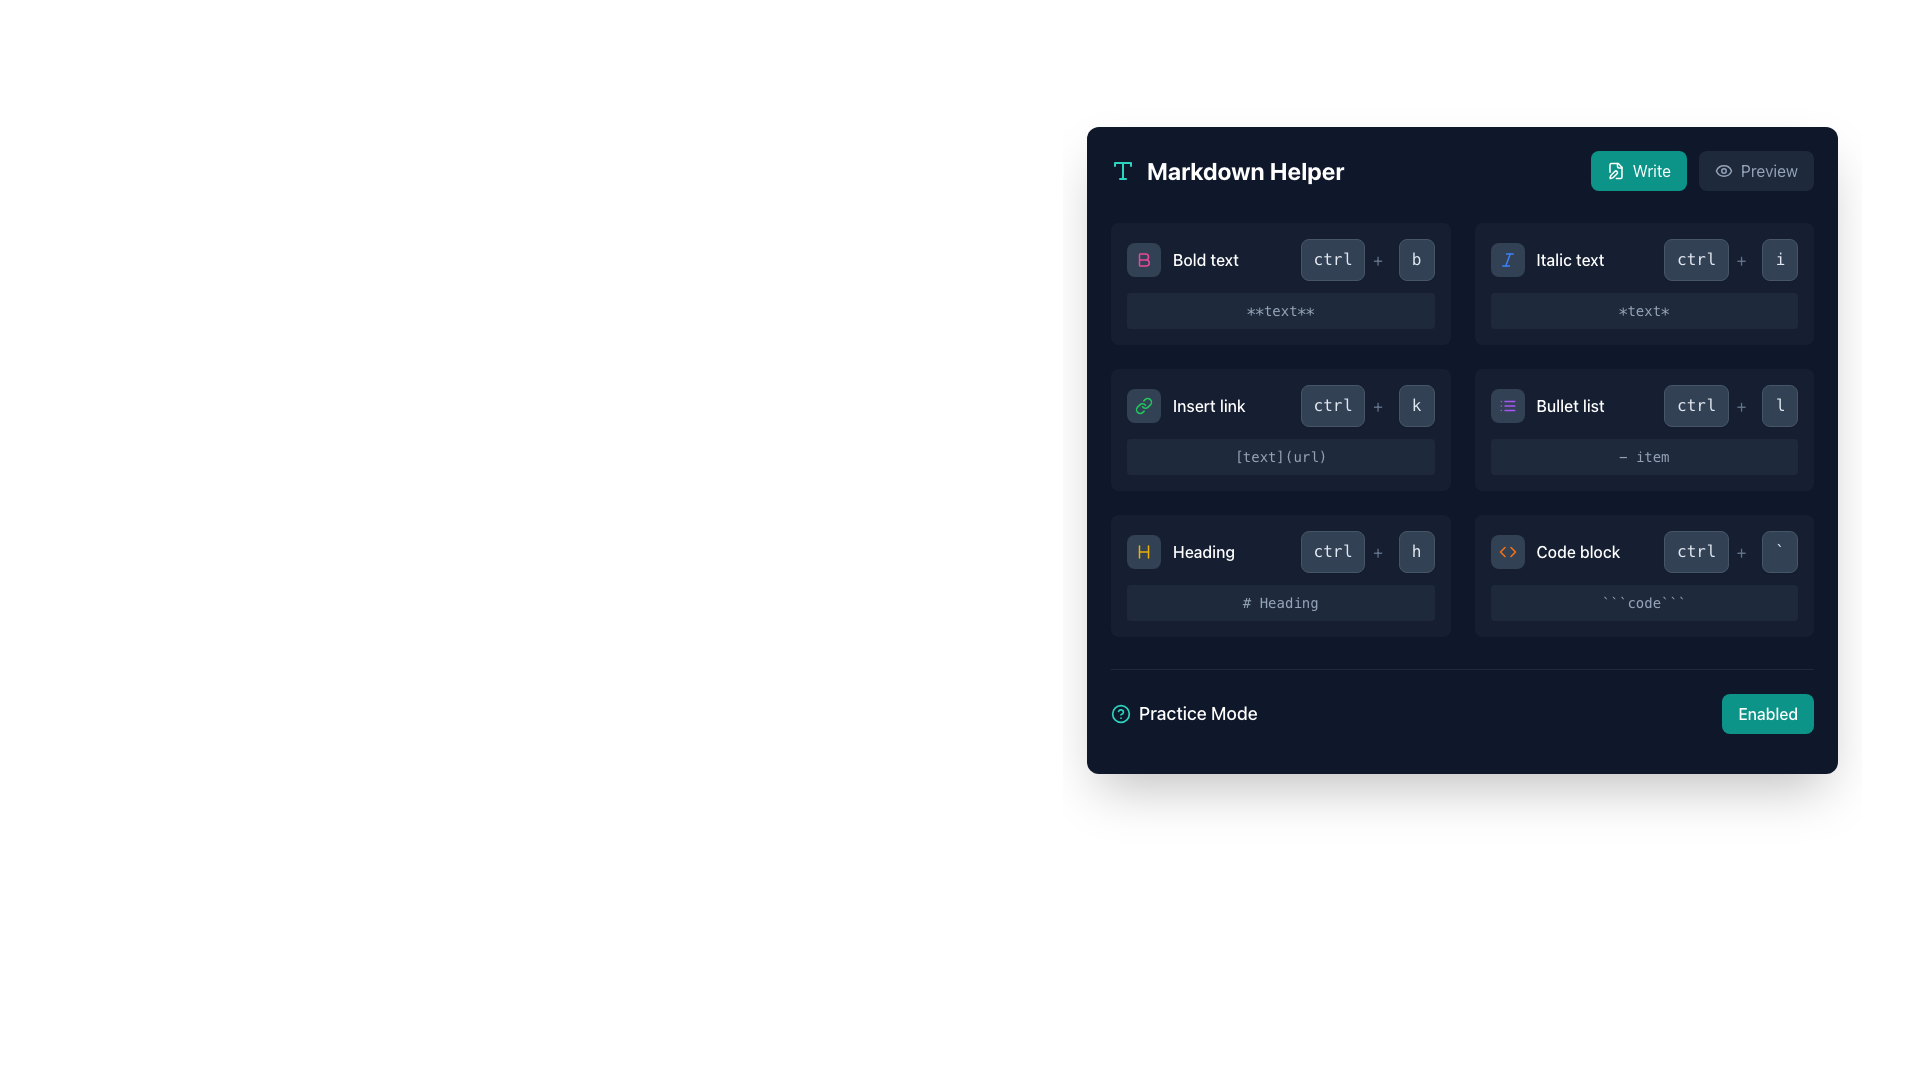 The height and width of the screenshot is (1080, 1920). Describe the element at coordinates (1182, 258) in the screenshot. I see `the 'Bold text' label with its accompanying icon, which is located in the top left sector of the interface, within the first row of the text styling options grid` at that location.